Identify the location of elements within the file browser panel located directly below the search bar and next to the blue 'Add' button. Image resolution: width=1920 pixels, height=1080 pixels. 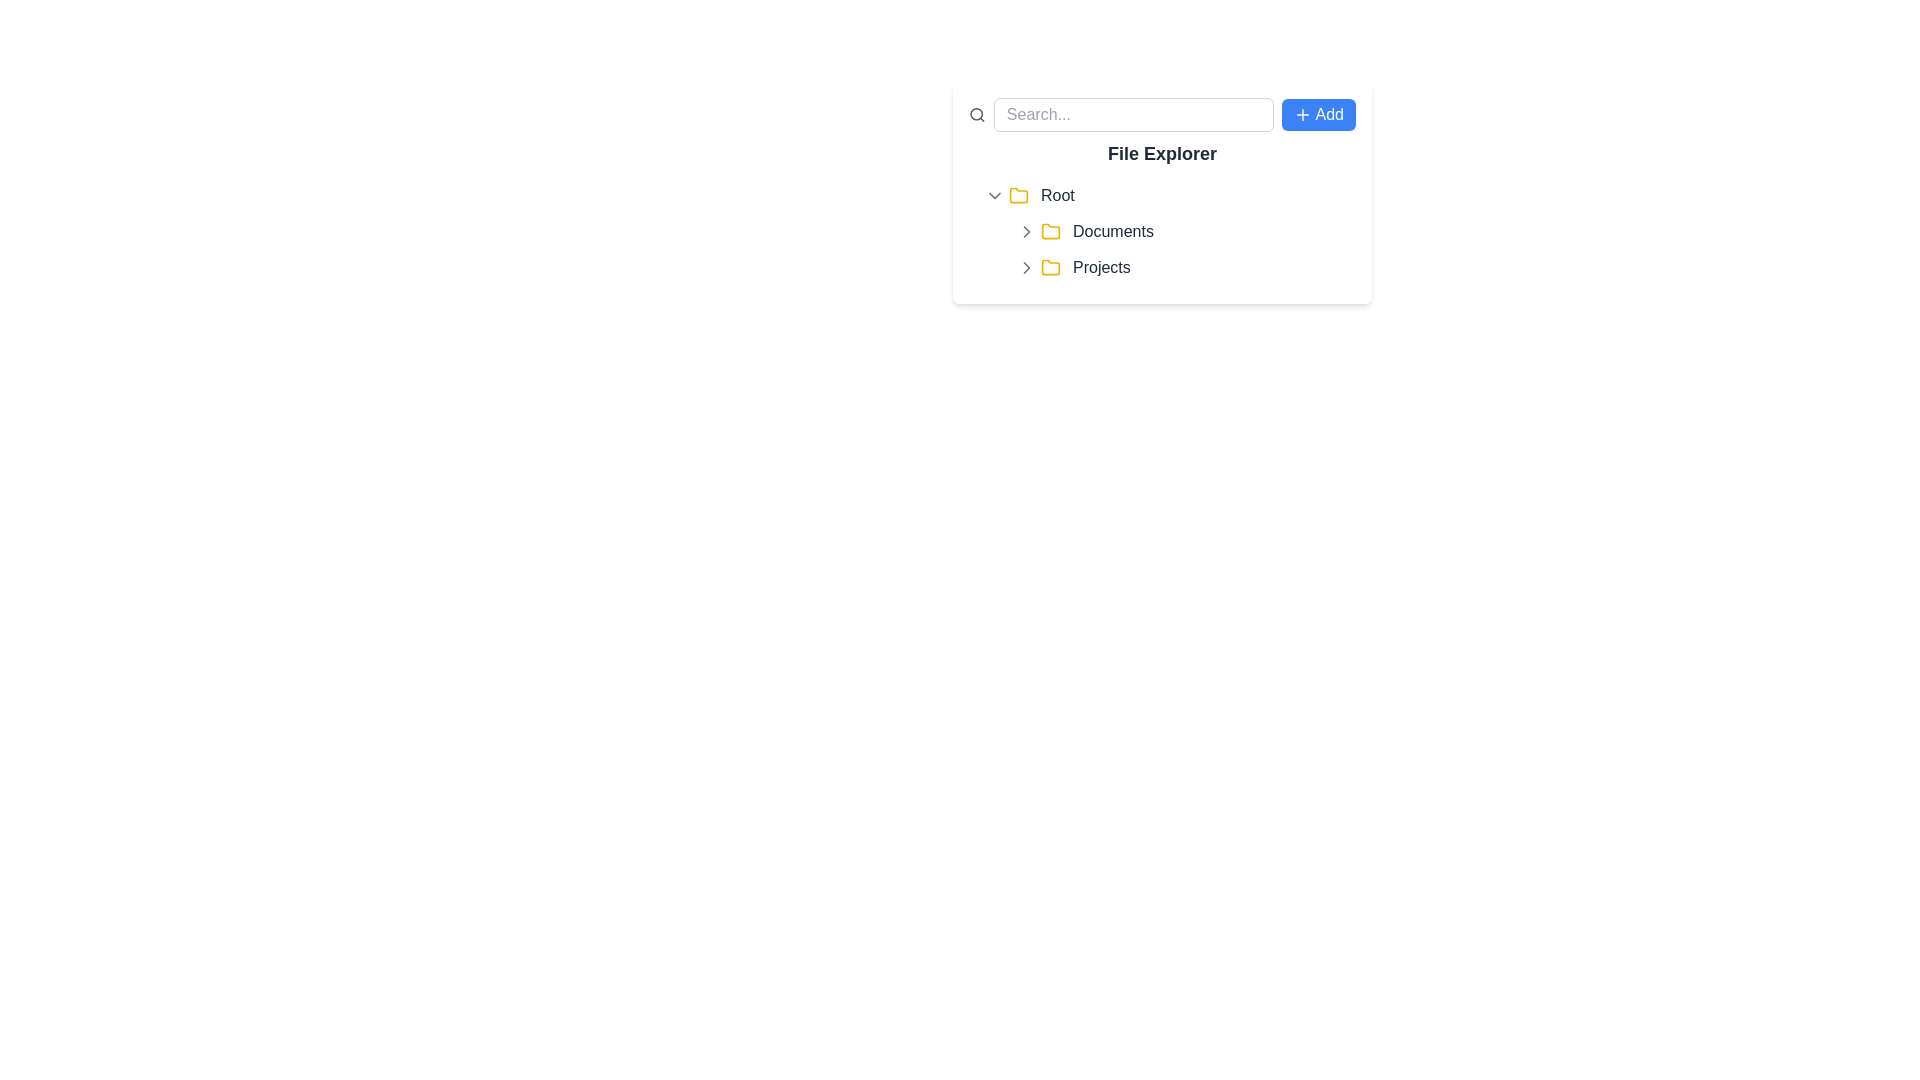
(1162, 192).